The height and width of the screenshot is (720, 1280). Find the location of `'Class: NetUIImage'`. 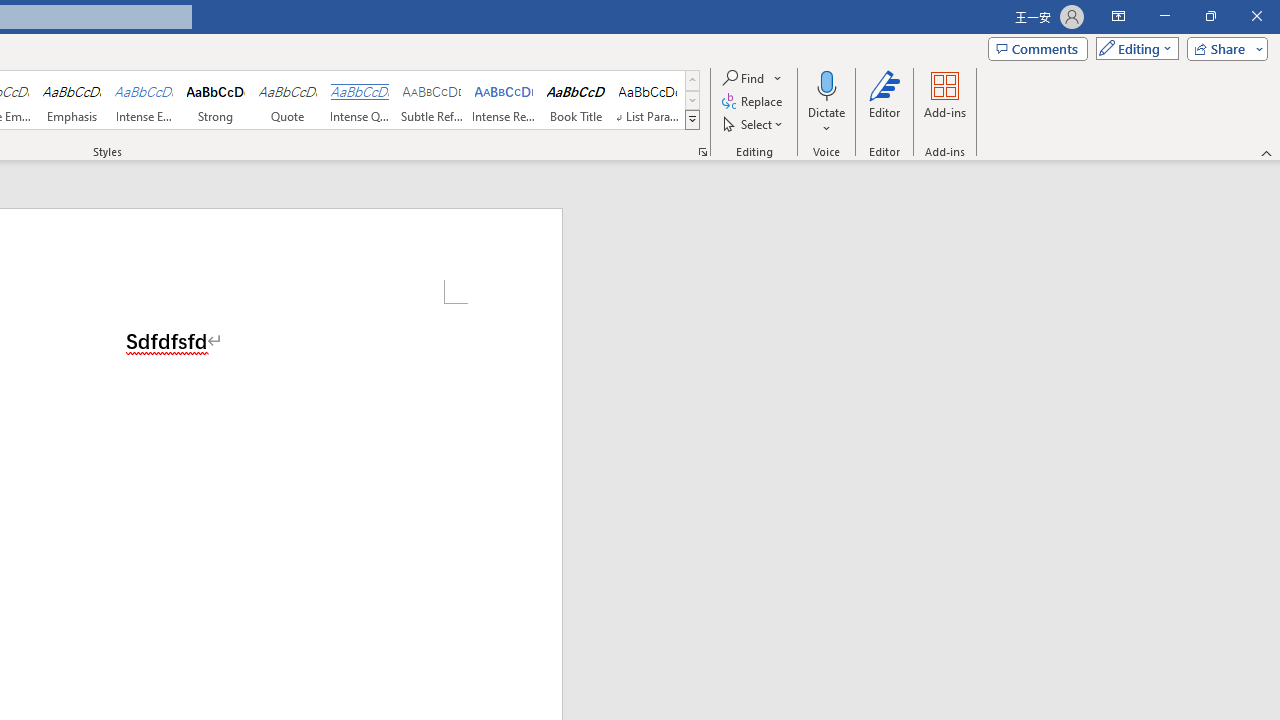

'Class: NetUIImage' is located at coordinates (693, 119).